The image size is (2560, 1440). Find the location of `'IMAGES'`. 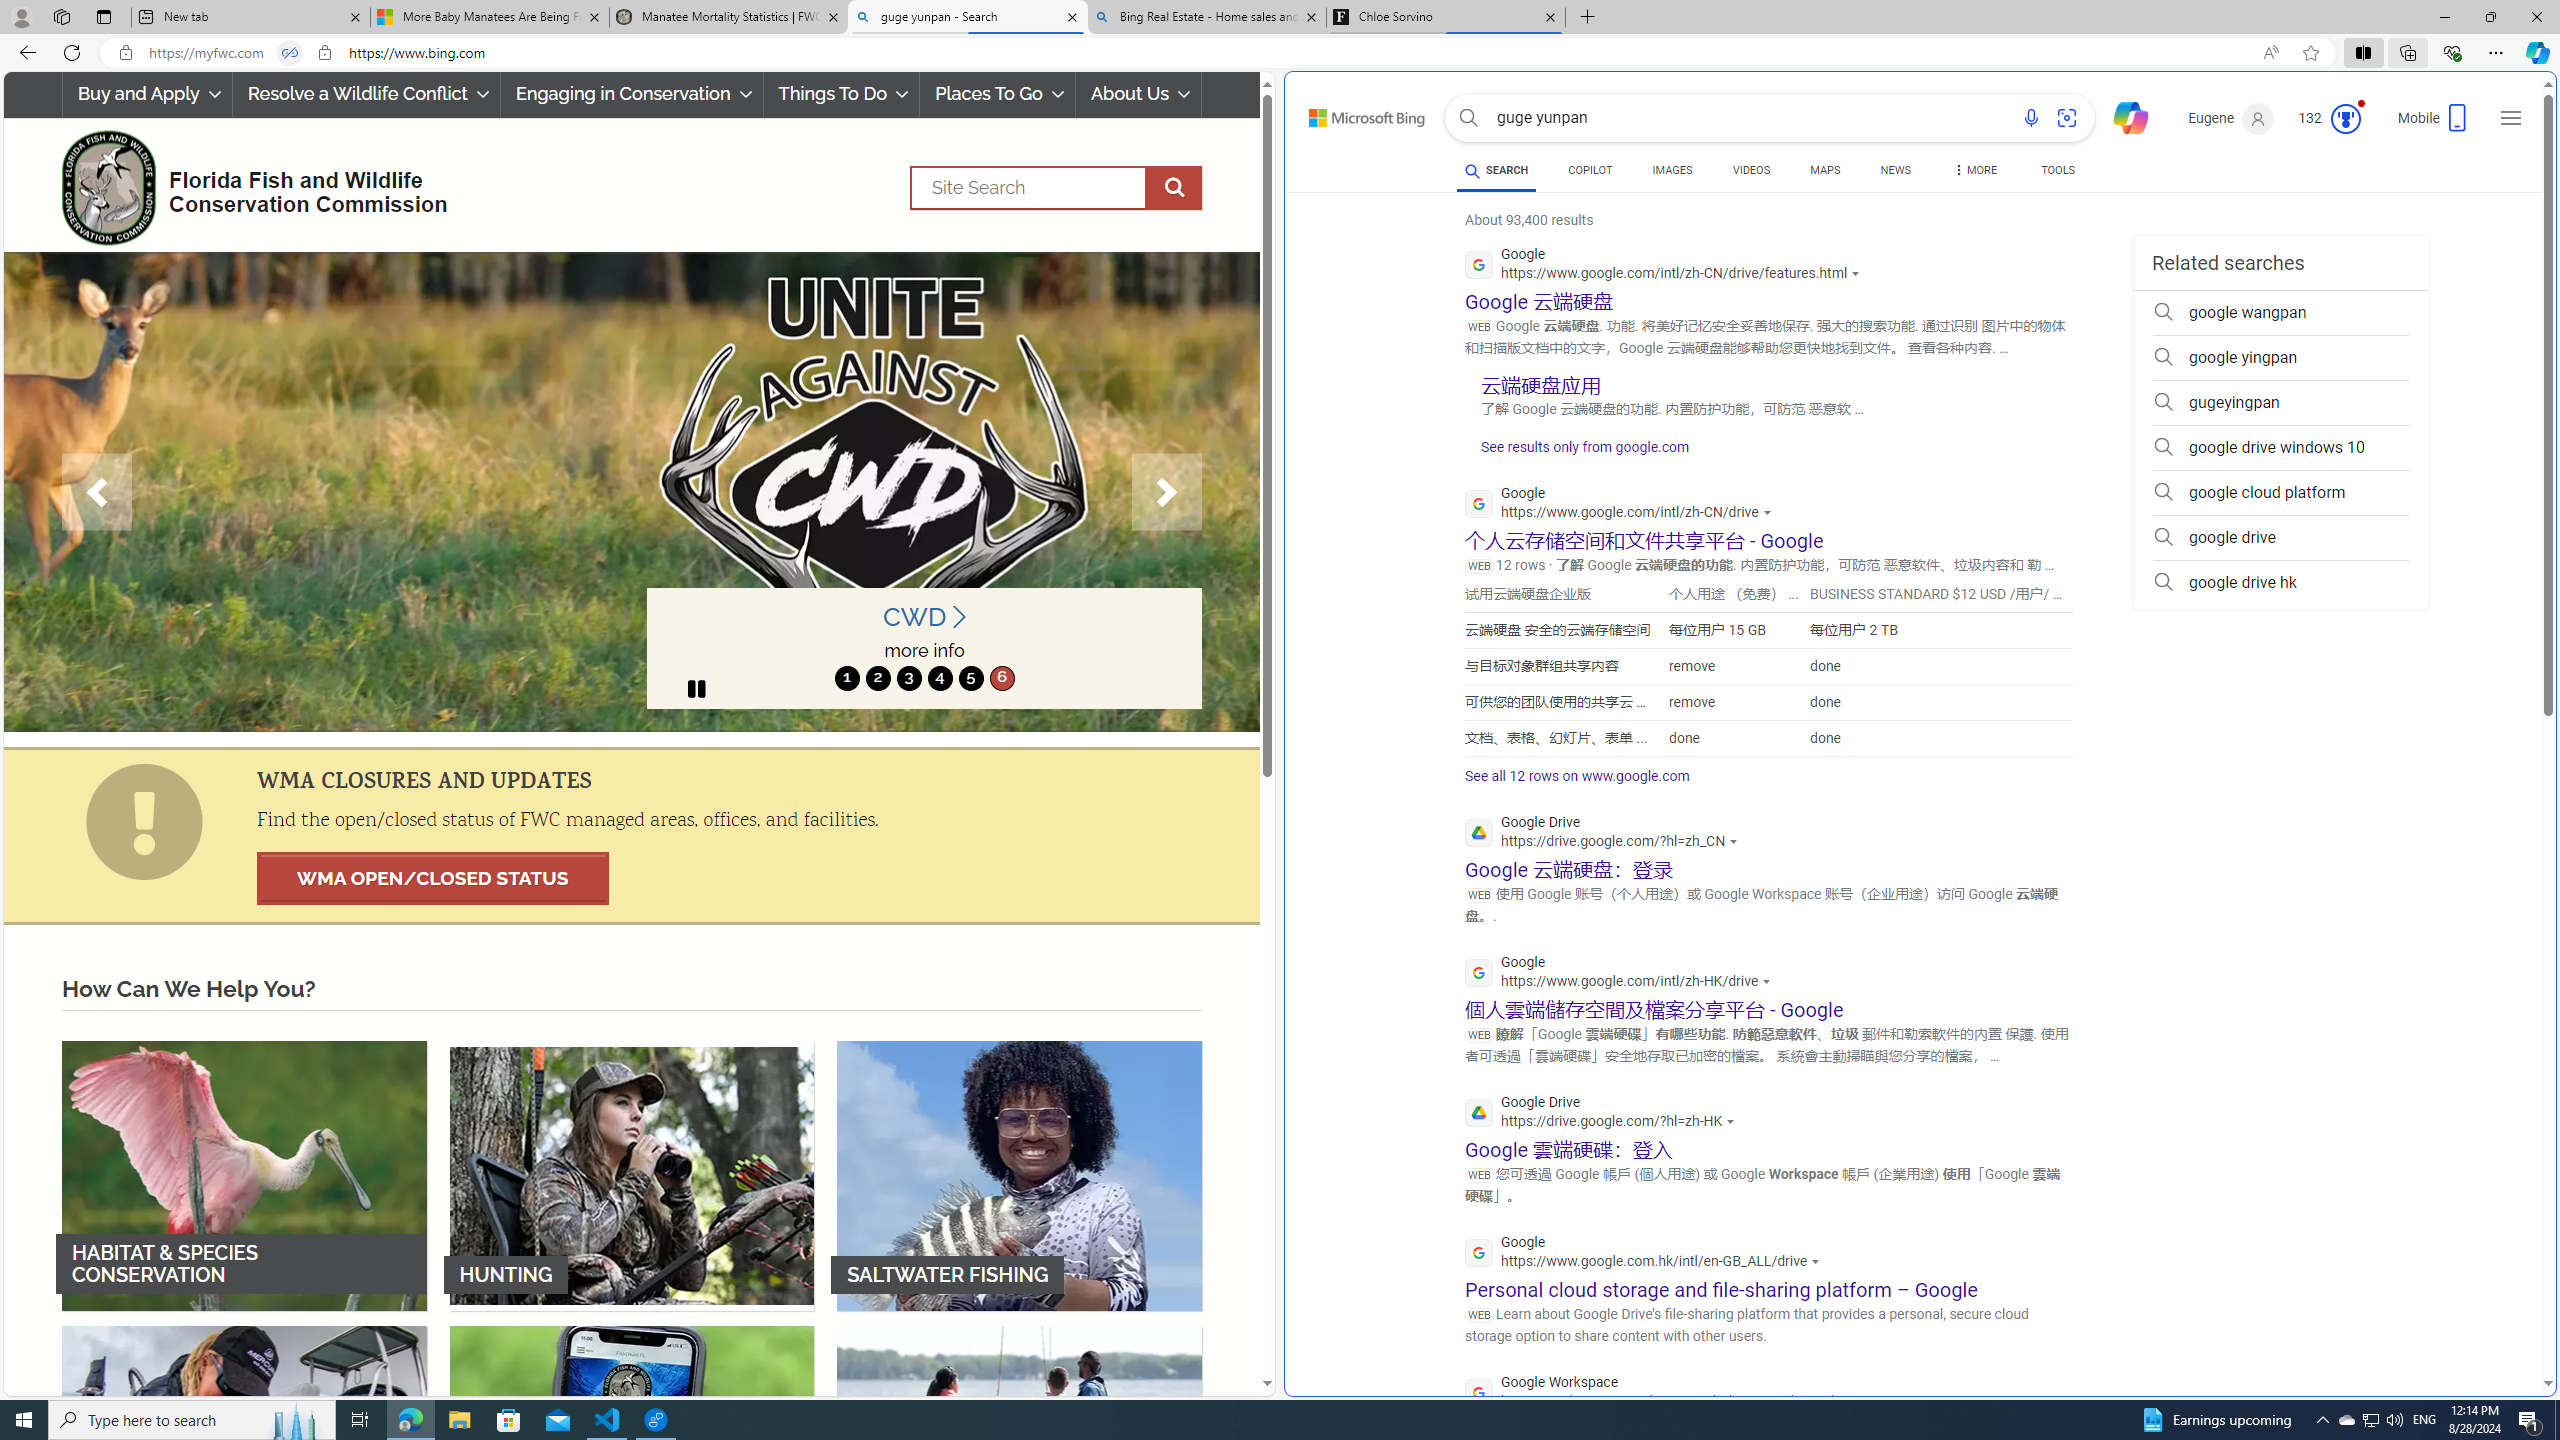

'IMAGES' is located at coordinates (1671, 169).